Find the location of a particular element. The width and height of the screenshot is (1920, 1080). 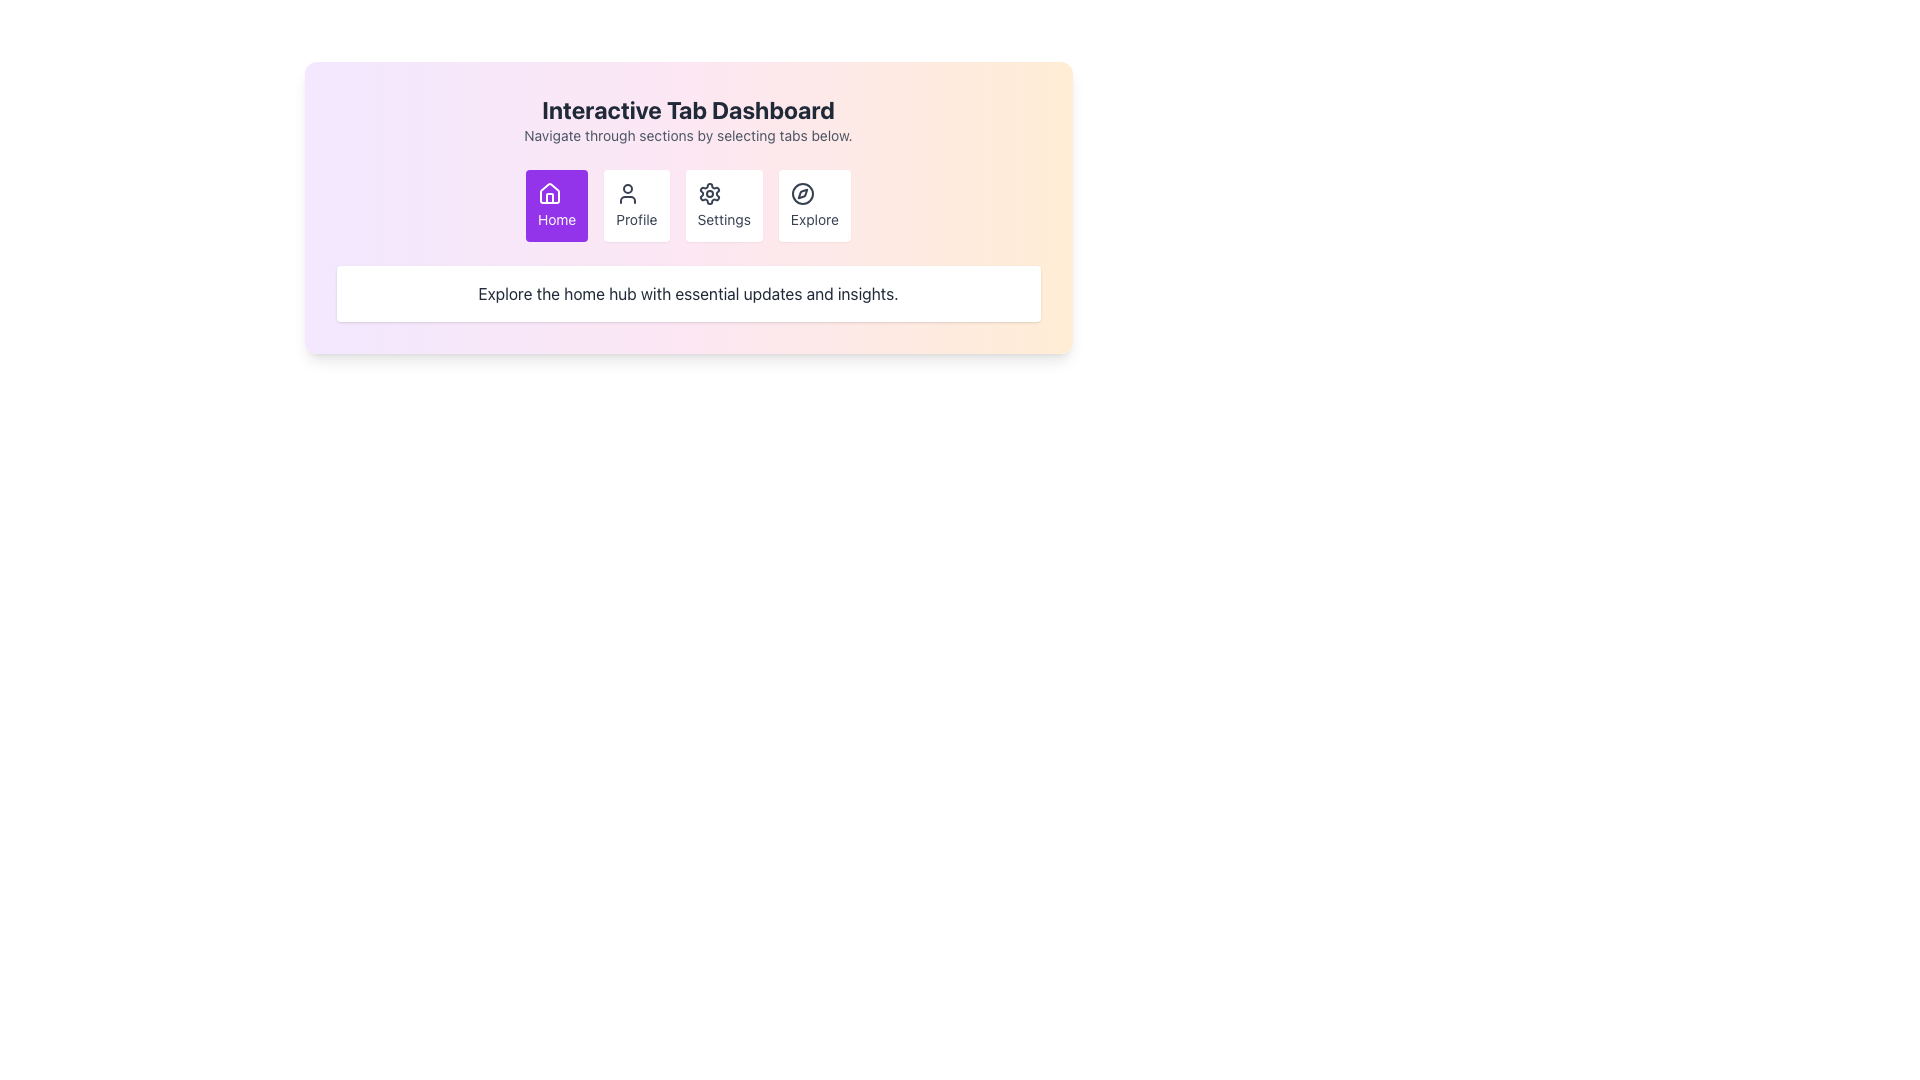

the 'Explore' button, which is a rectangular button with rounded corners, a white background, gray text, and a compass icon, located fourth in the navigation bar below the header 'Interactive Tab Dashboard' is located at coordinates (815, 205).